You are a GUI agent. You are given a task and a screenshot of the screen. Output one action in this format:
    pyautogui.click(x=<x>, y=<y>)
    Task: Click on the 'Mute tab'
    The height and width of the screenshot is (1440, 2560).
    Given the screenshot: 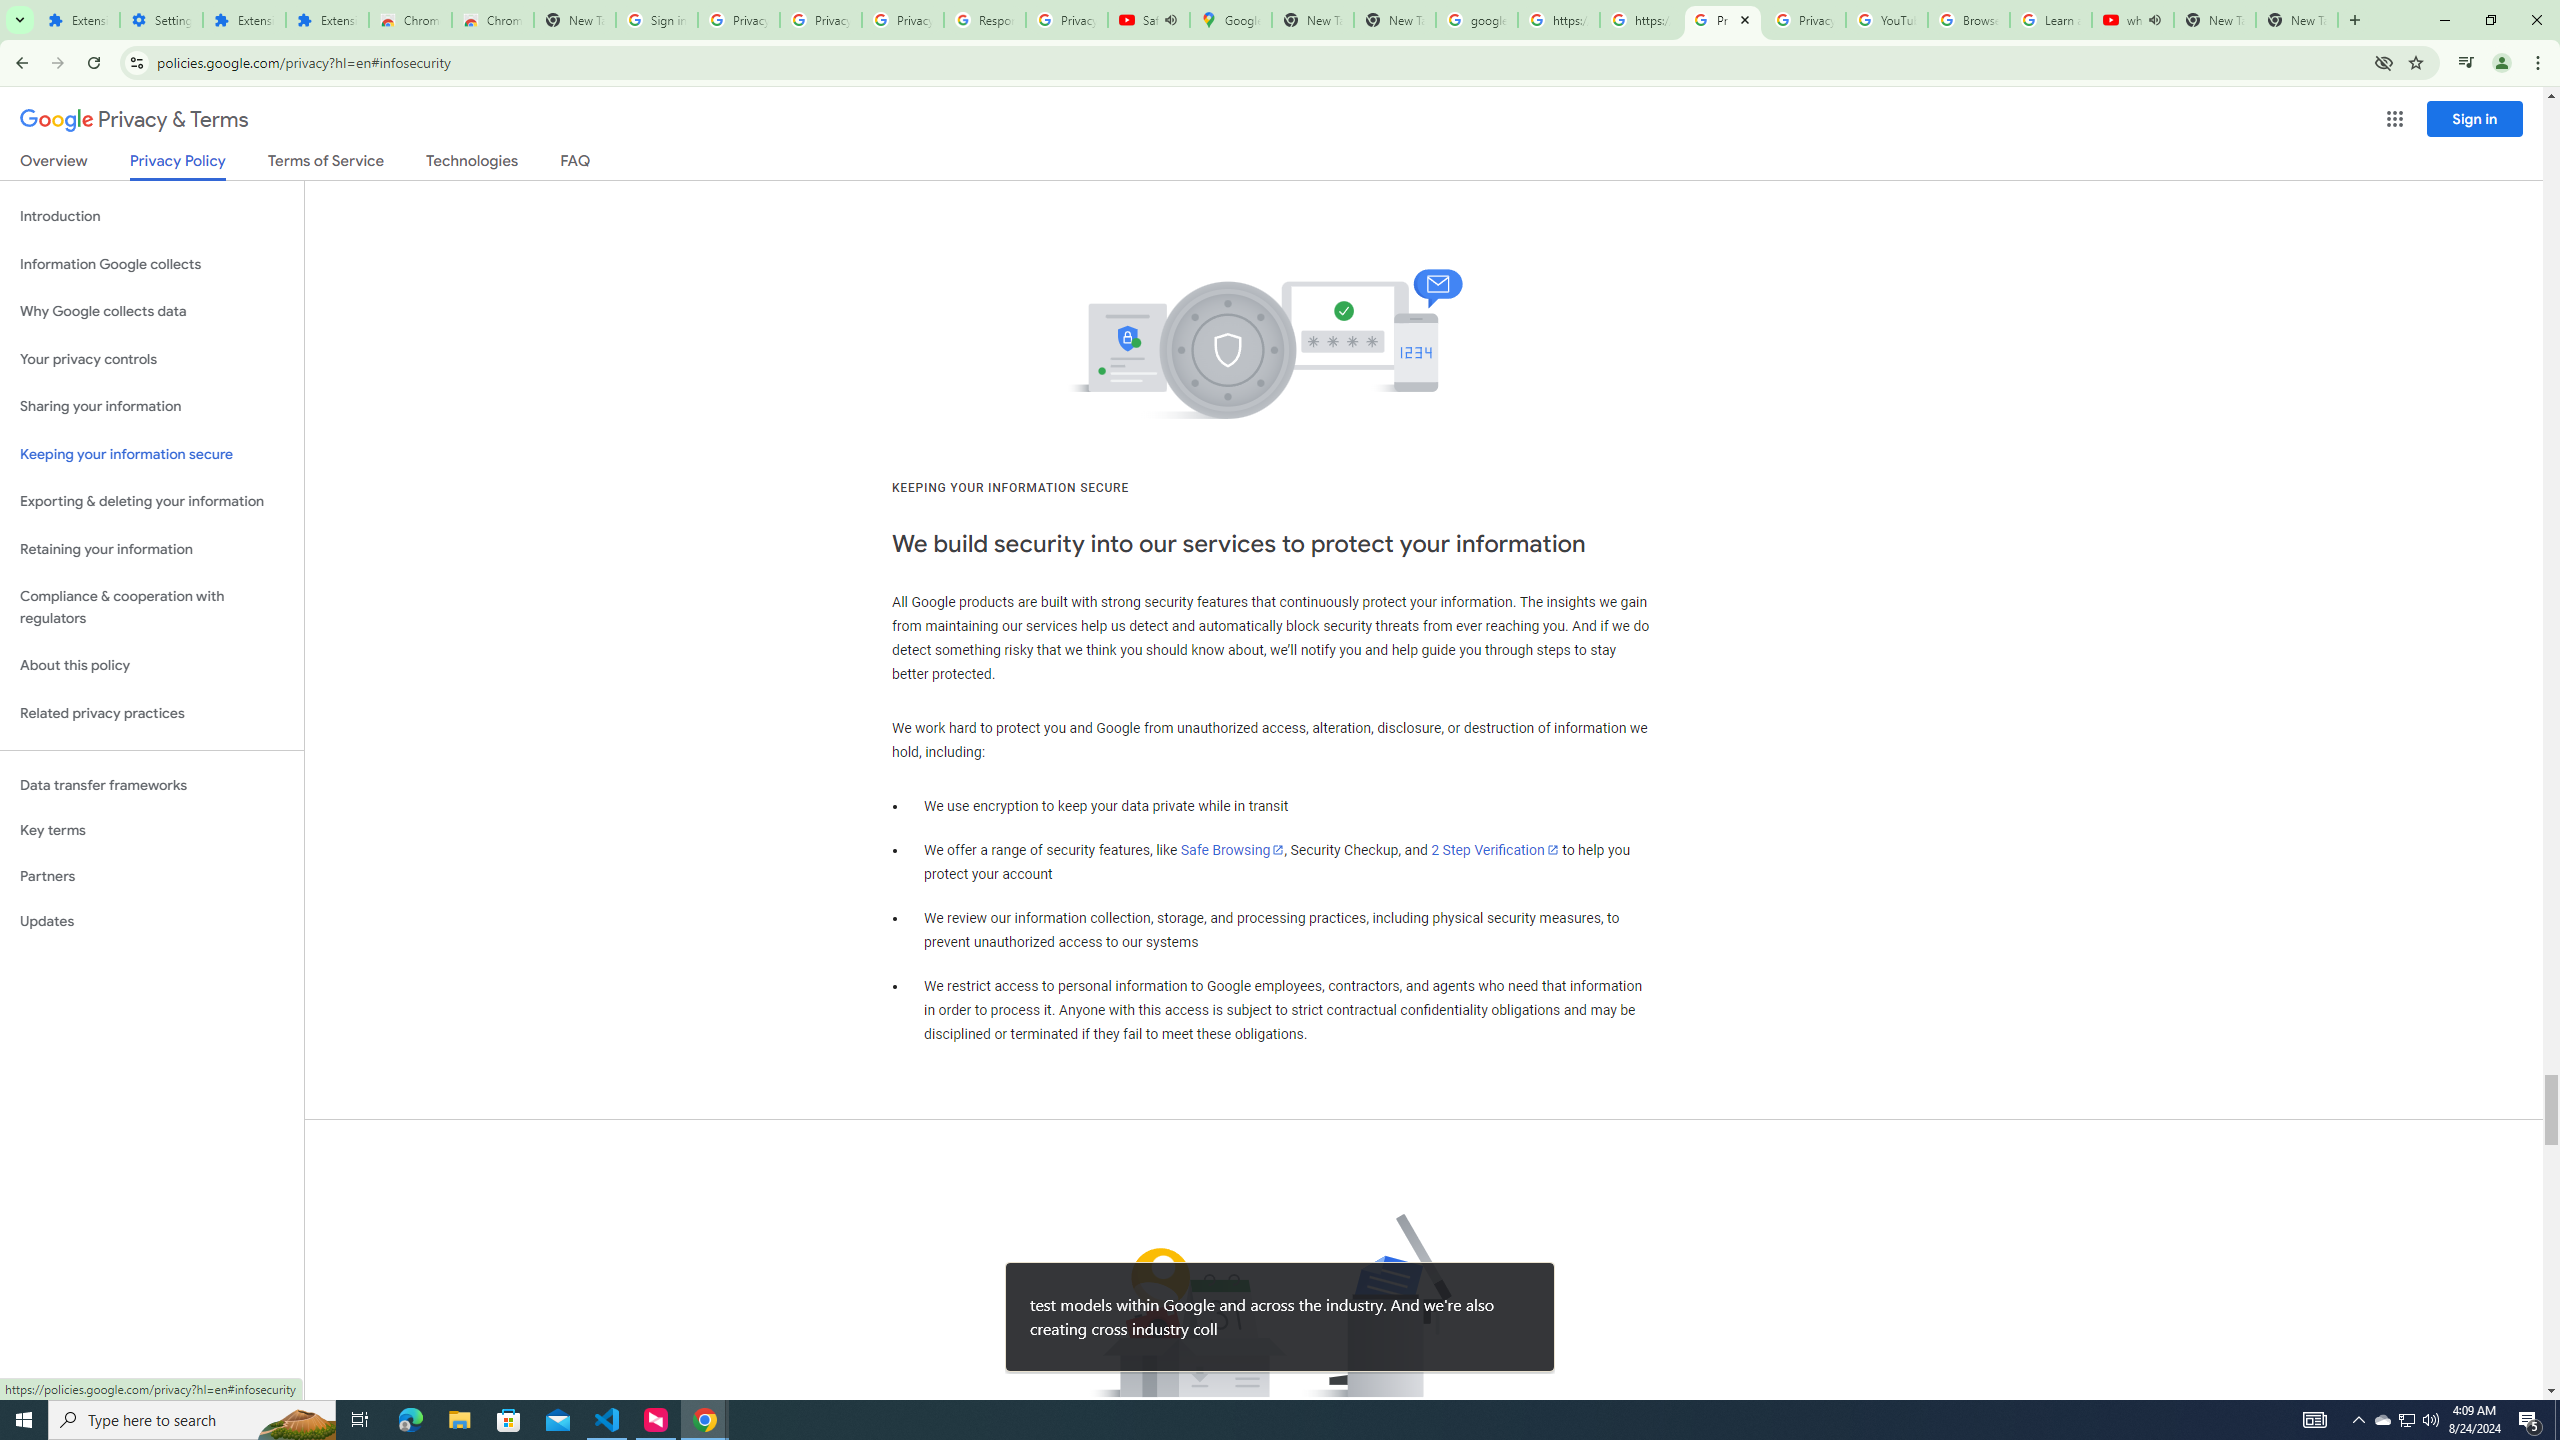 What is the action you would take?
    pyautogui.click(x=2155, y=19)
    